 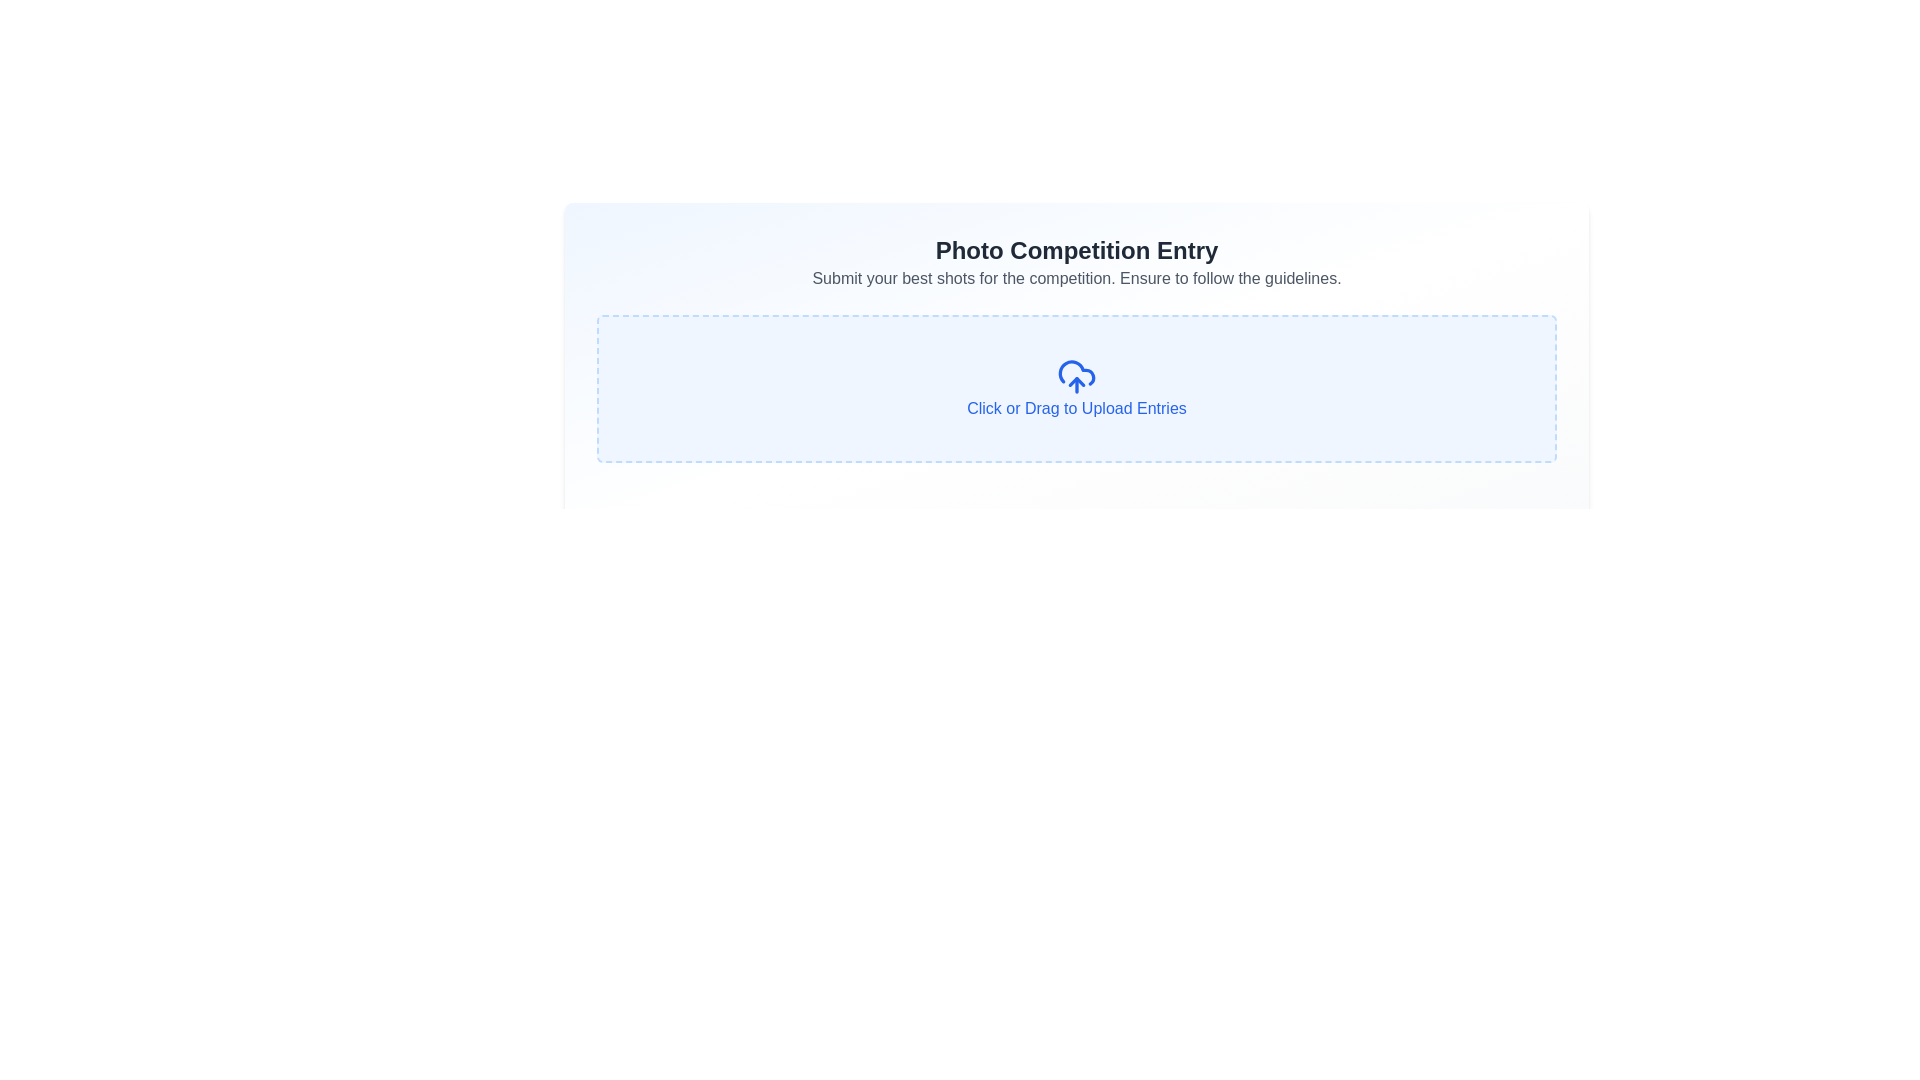 I want to click on the text block containing the heading 'Photo Competition Entry' and the subheading 'Submit your best shots for the competition. Ensure to follow the guidelines.', so click(x=1075, y=261).